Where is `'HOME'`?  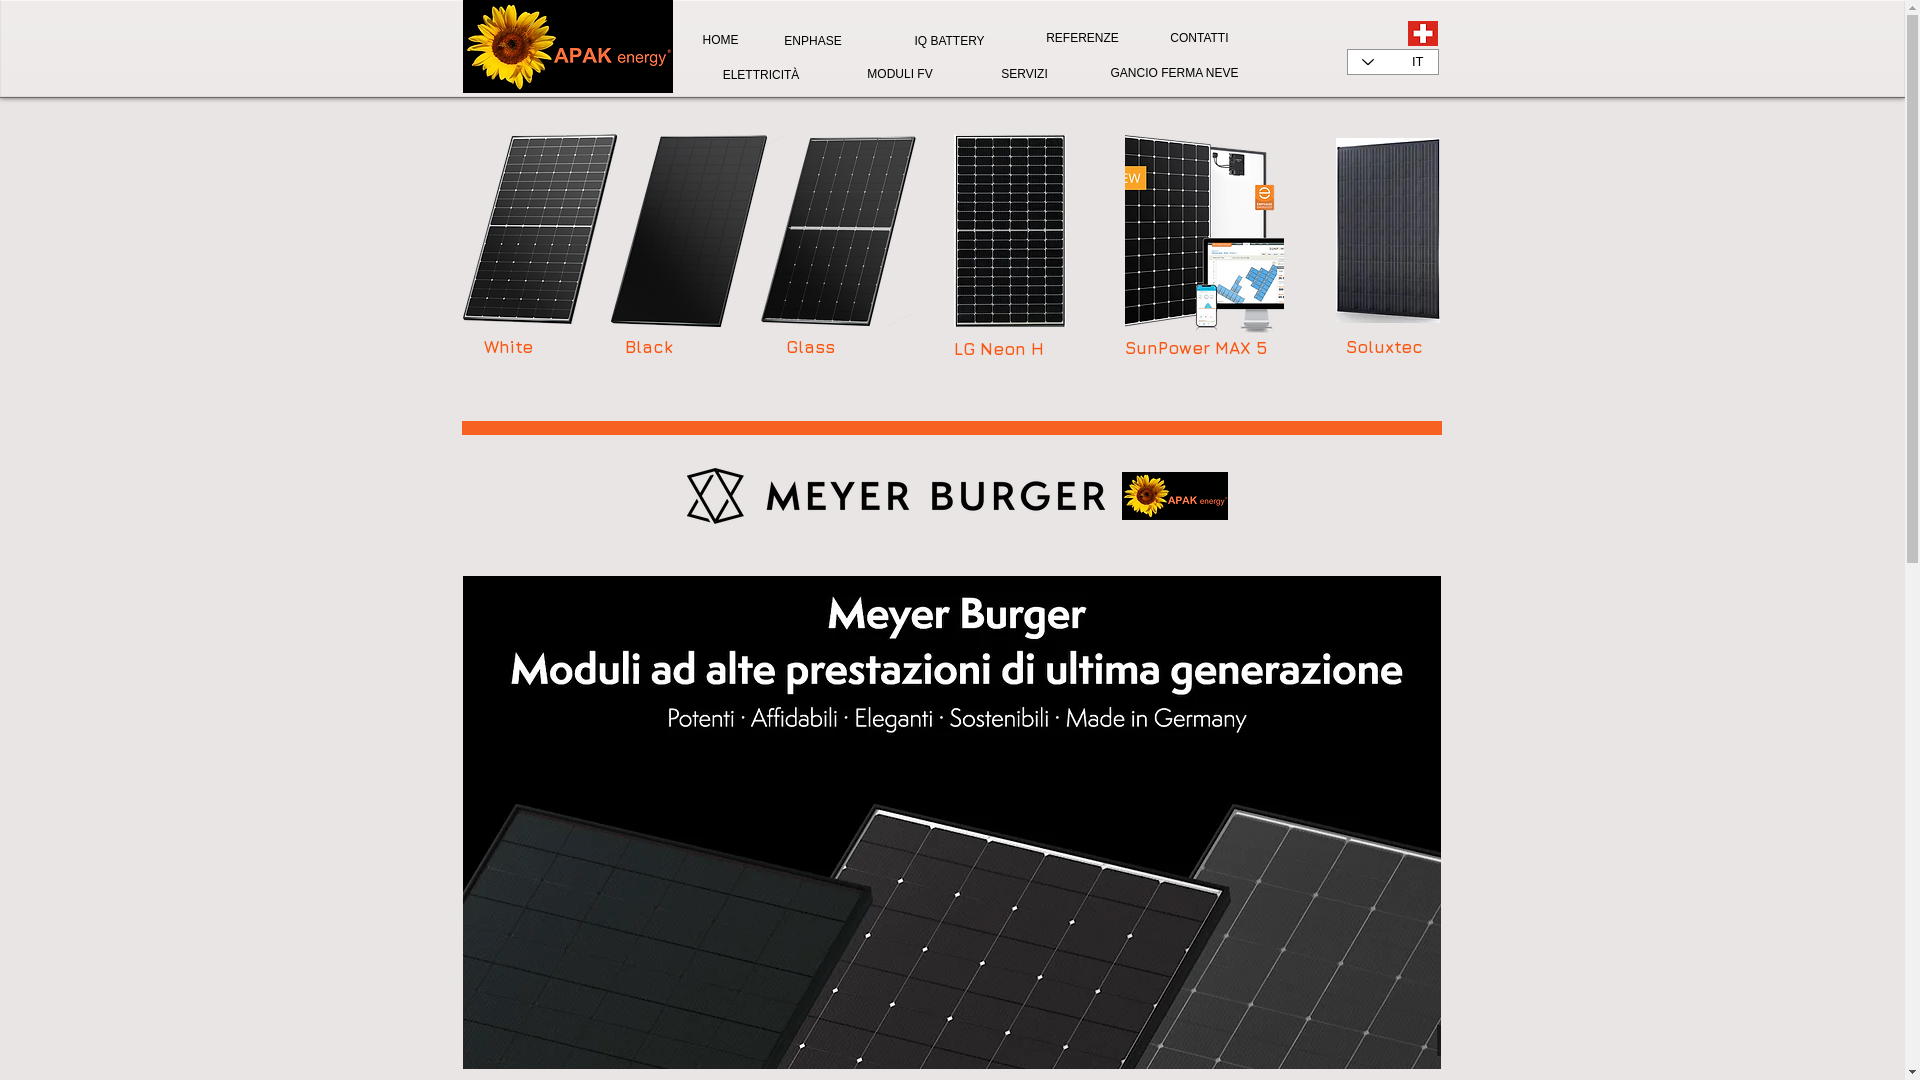
'HOME' is located at coordinates (720, 40).